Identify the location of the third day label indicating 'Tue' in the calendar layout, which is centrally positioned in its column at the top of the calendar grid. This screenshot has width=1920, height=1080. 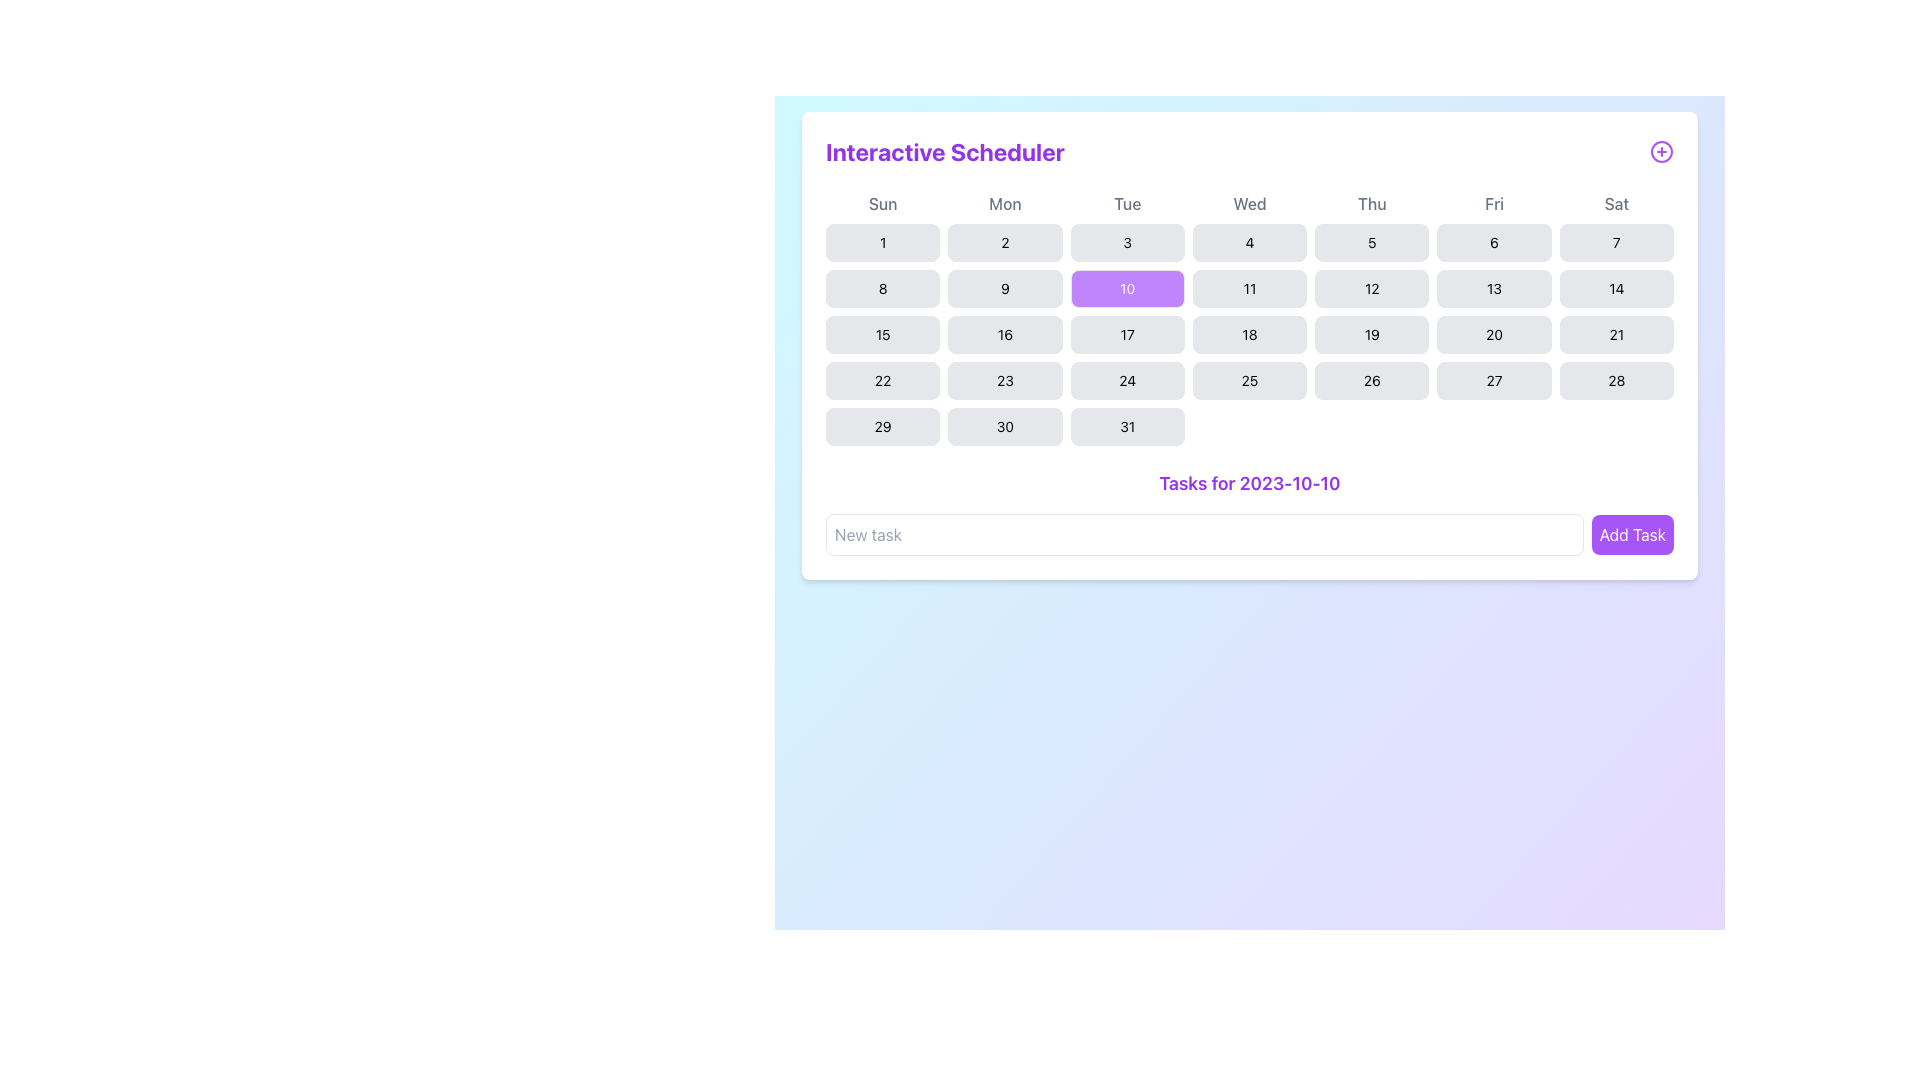
(1127, 204).